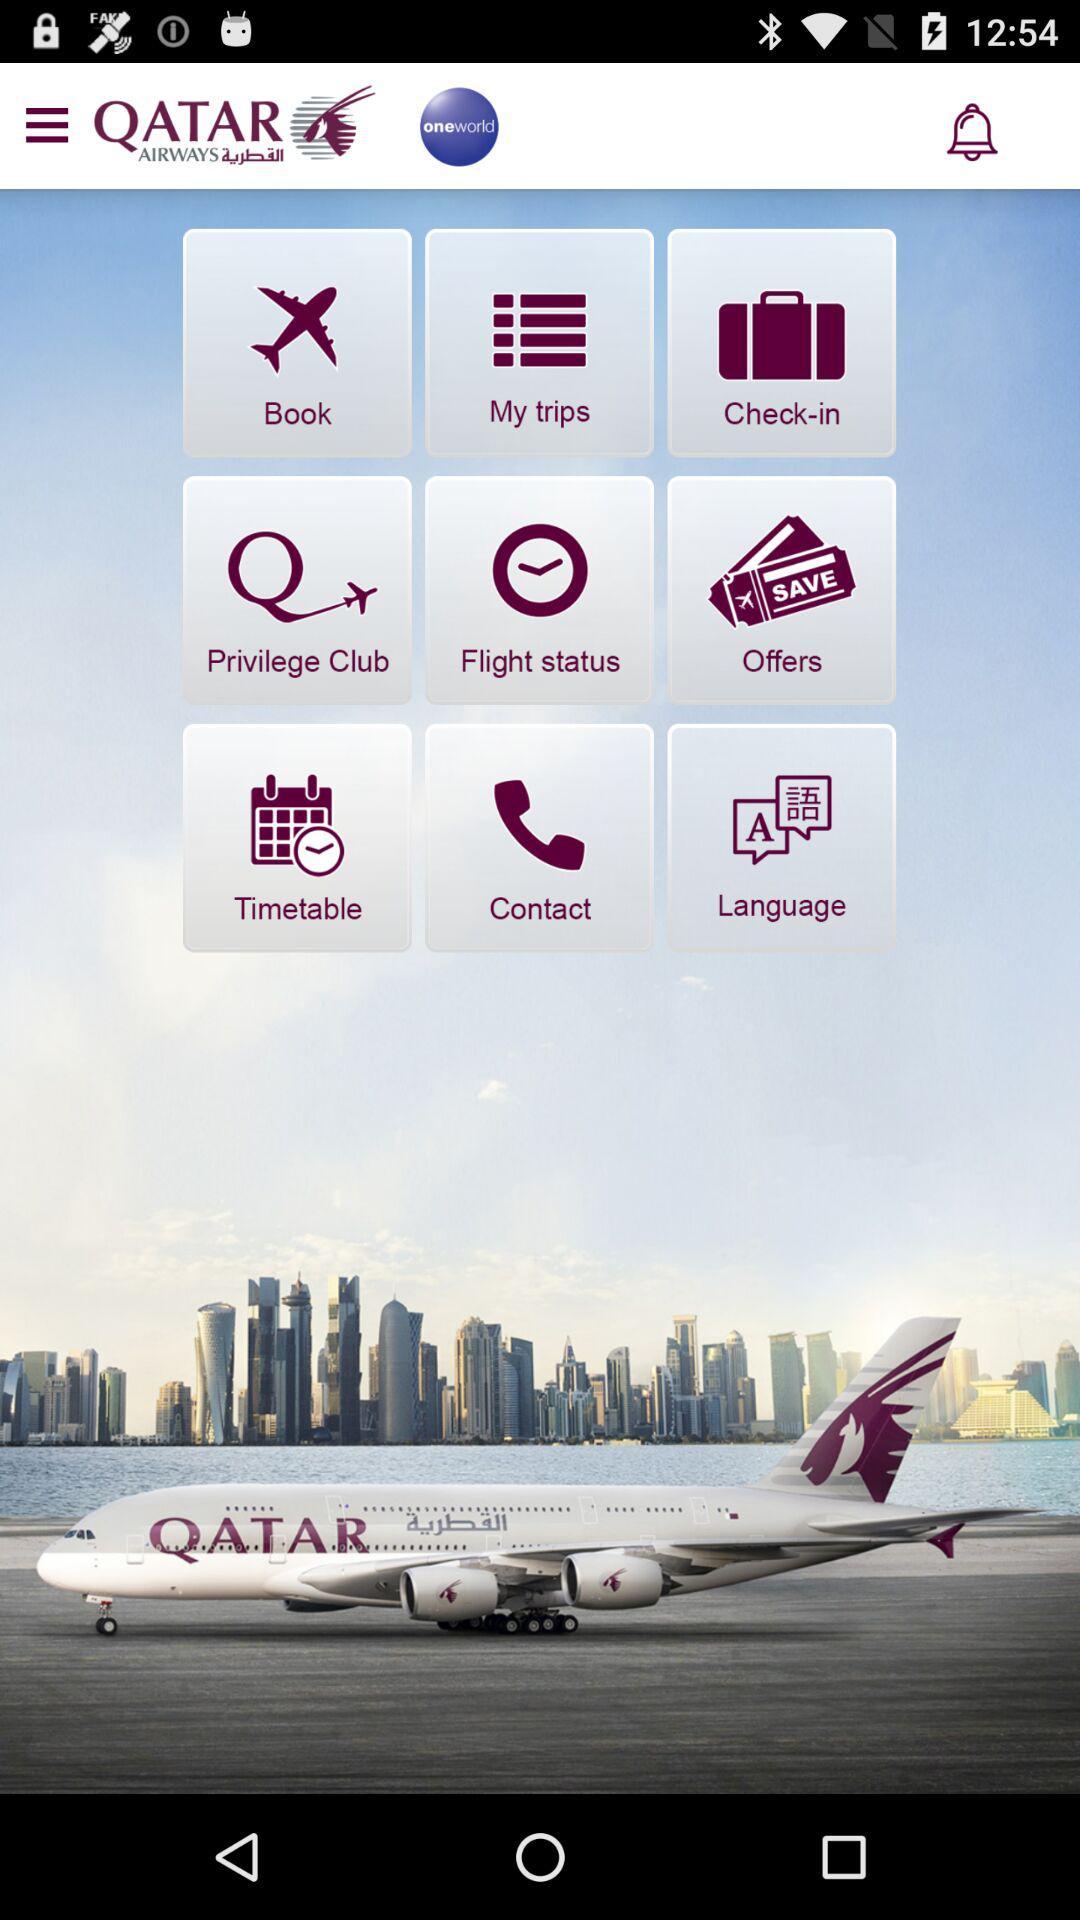  Describe the element at coordinates (780, 838) in the screenshot. I see `language` at that location.